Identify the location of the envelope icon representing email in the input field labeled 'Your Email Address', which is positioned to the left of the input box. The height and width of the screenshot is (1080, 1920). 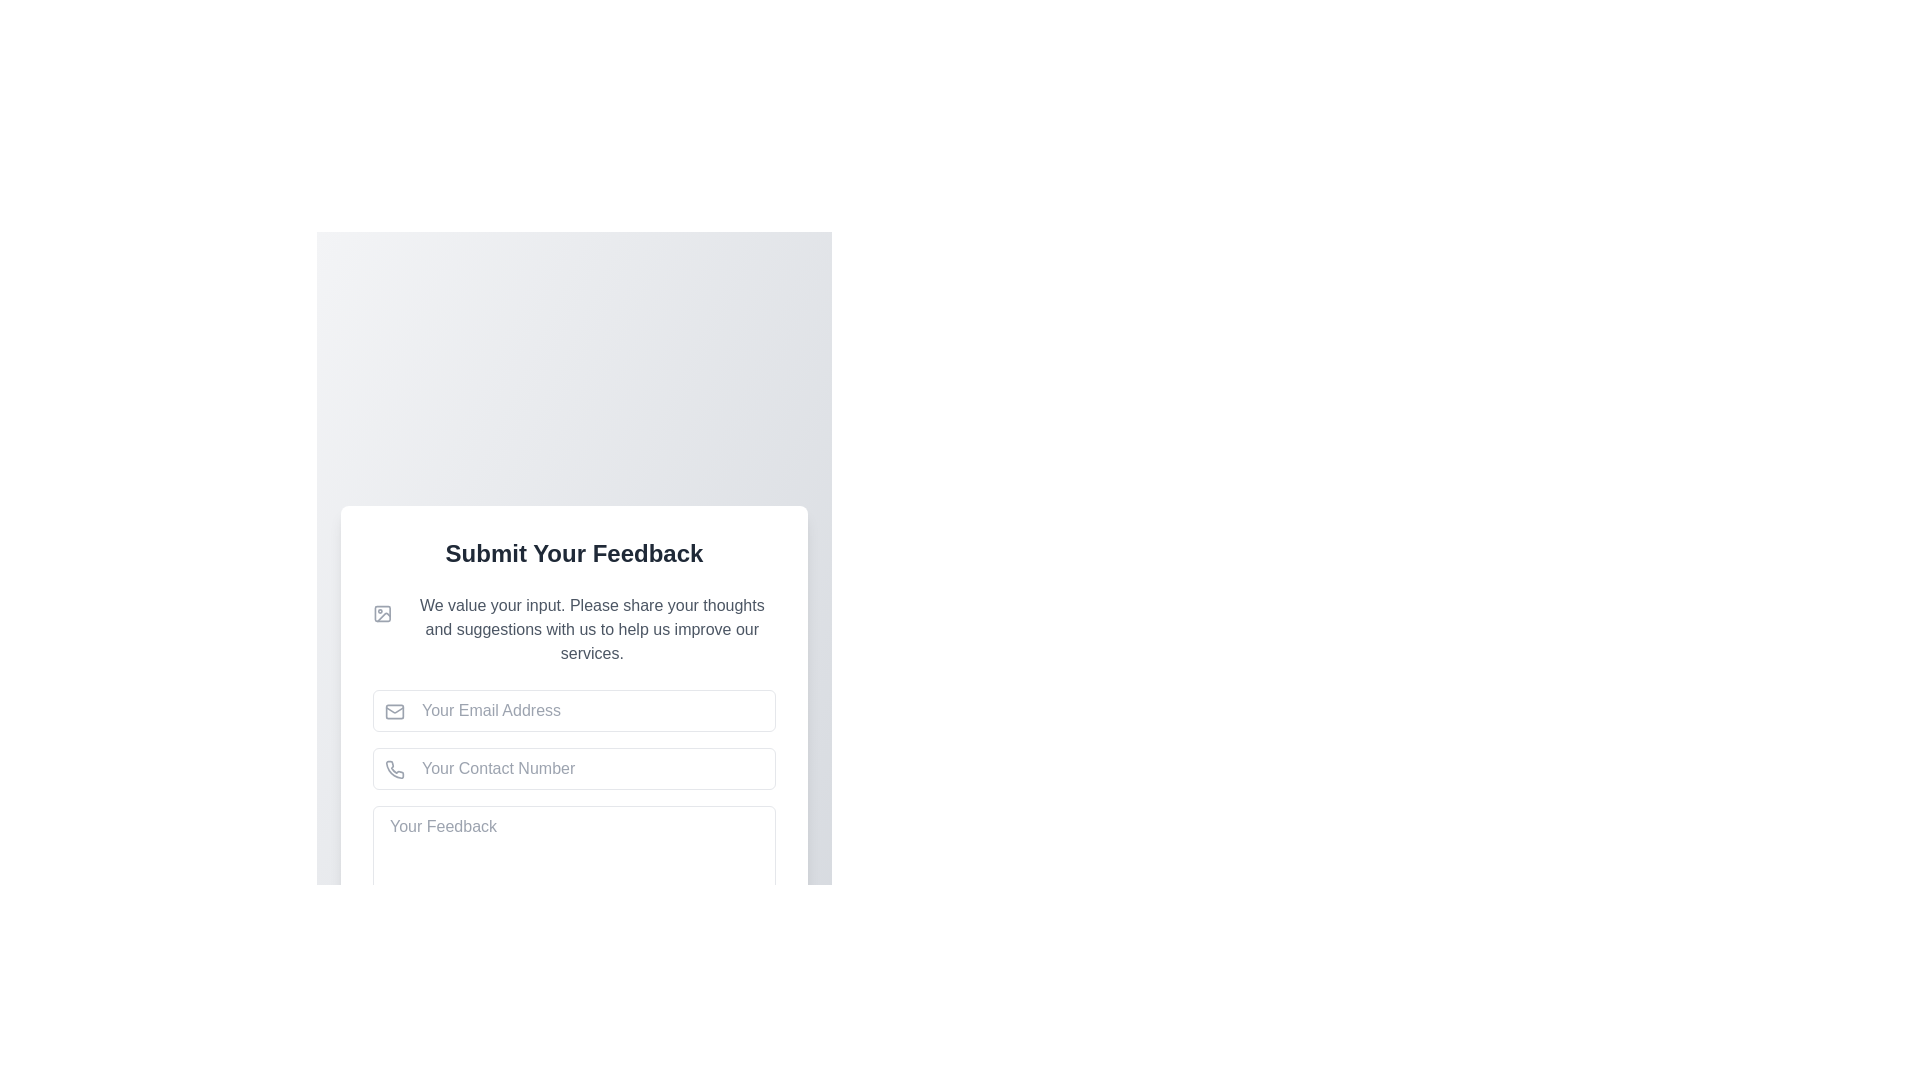
(394, 710).